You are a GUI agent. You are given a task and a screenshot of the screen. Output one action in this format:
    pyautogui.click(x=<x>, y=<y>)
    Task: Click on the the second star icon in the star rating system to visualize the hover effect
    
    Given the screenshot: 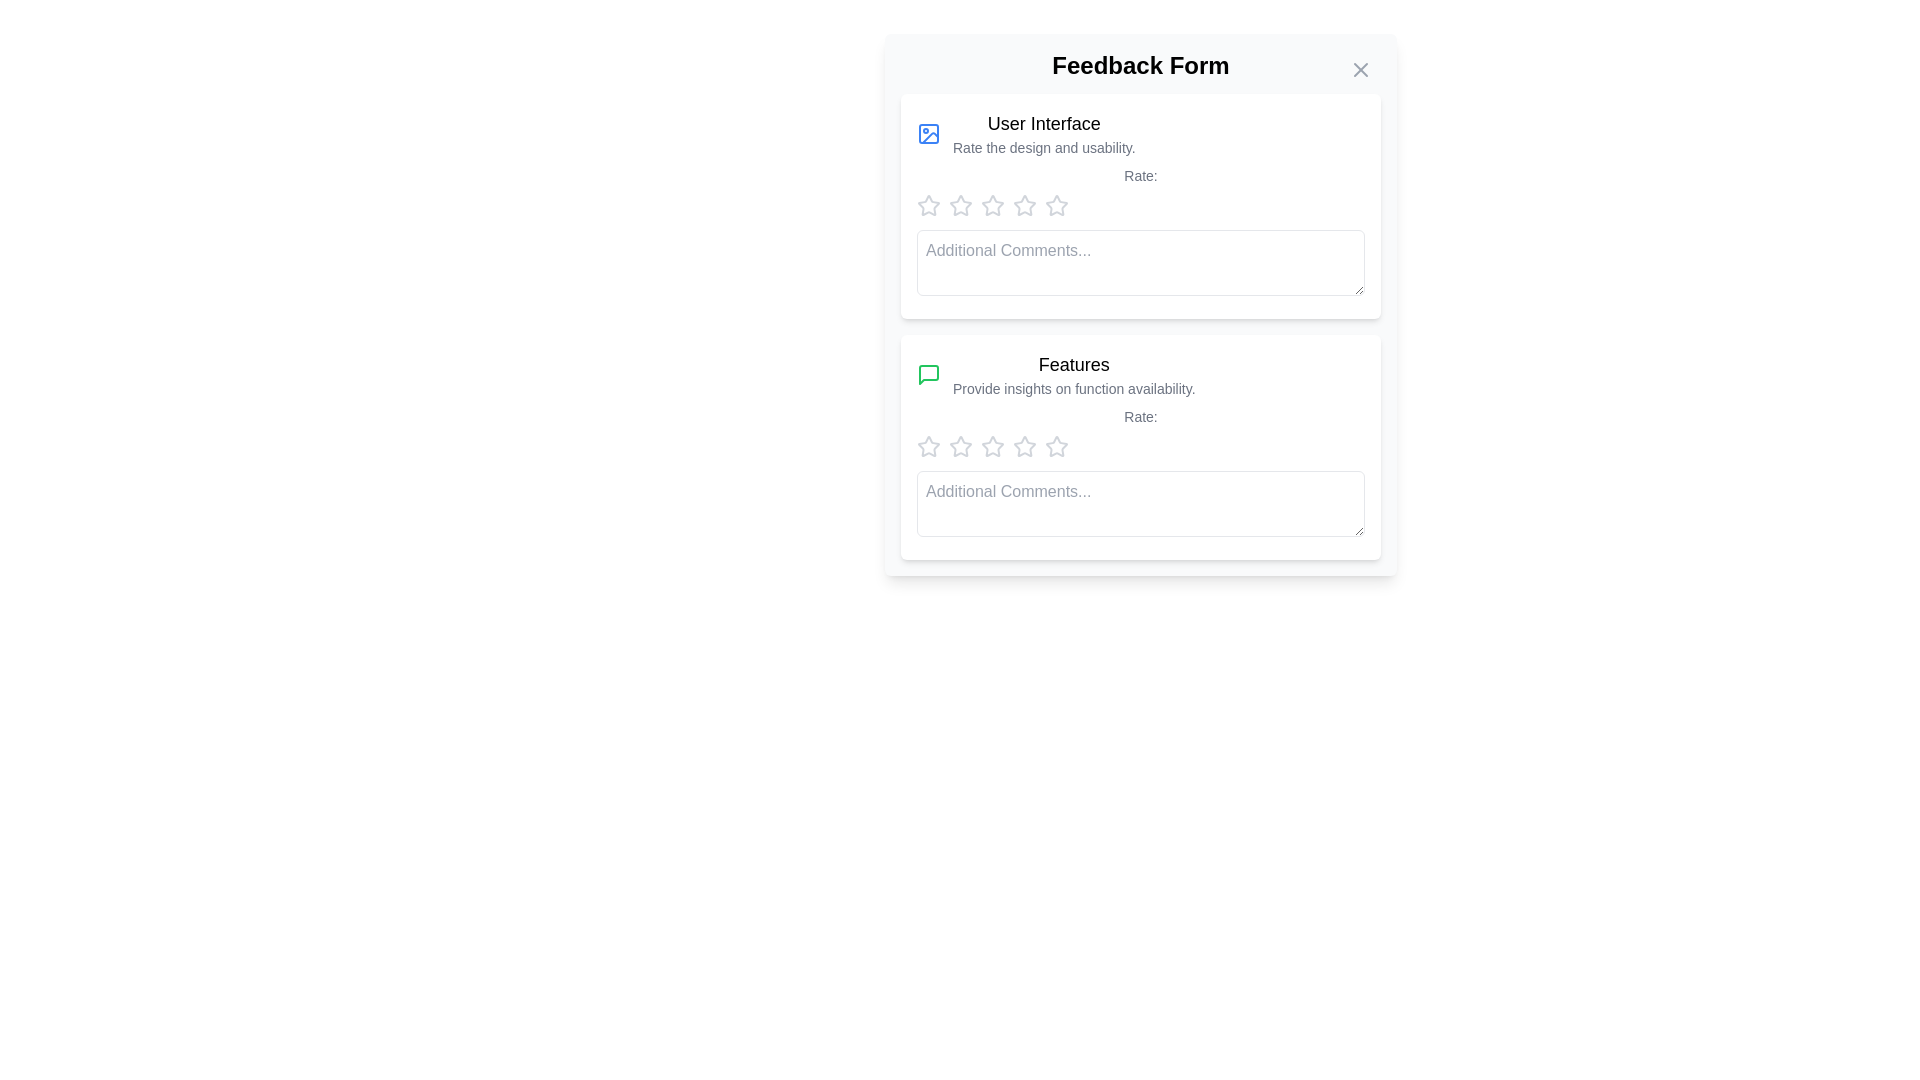 What is the action you would take?
    pyautogui.click(x=960, y=446)
    